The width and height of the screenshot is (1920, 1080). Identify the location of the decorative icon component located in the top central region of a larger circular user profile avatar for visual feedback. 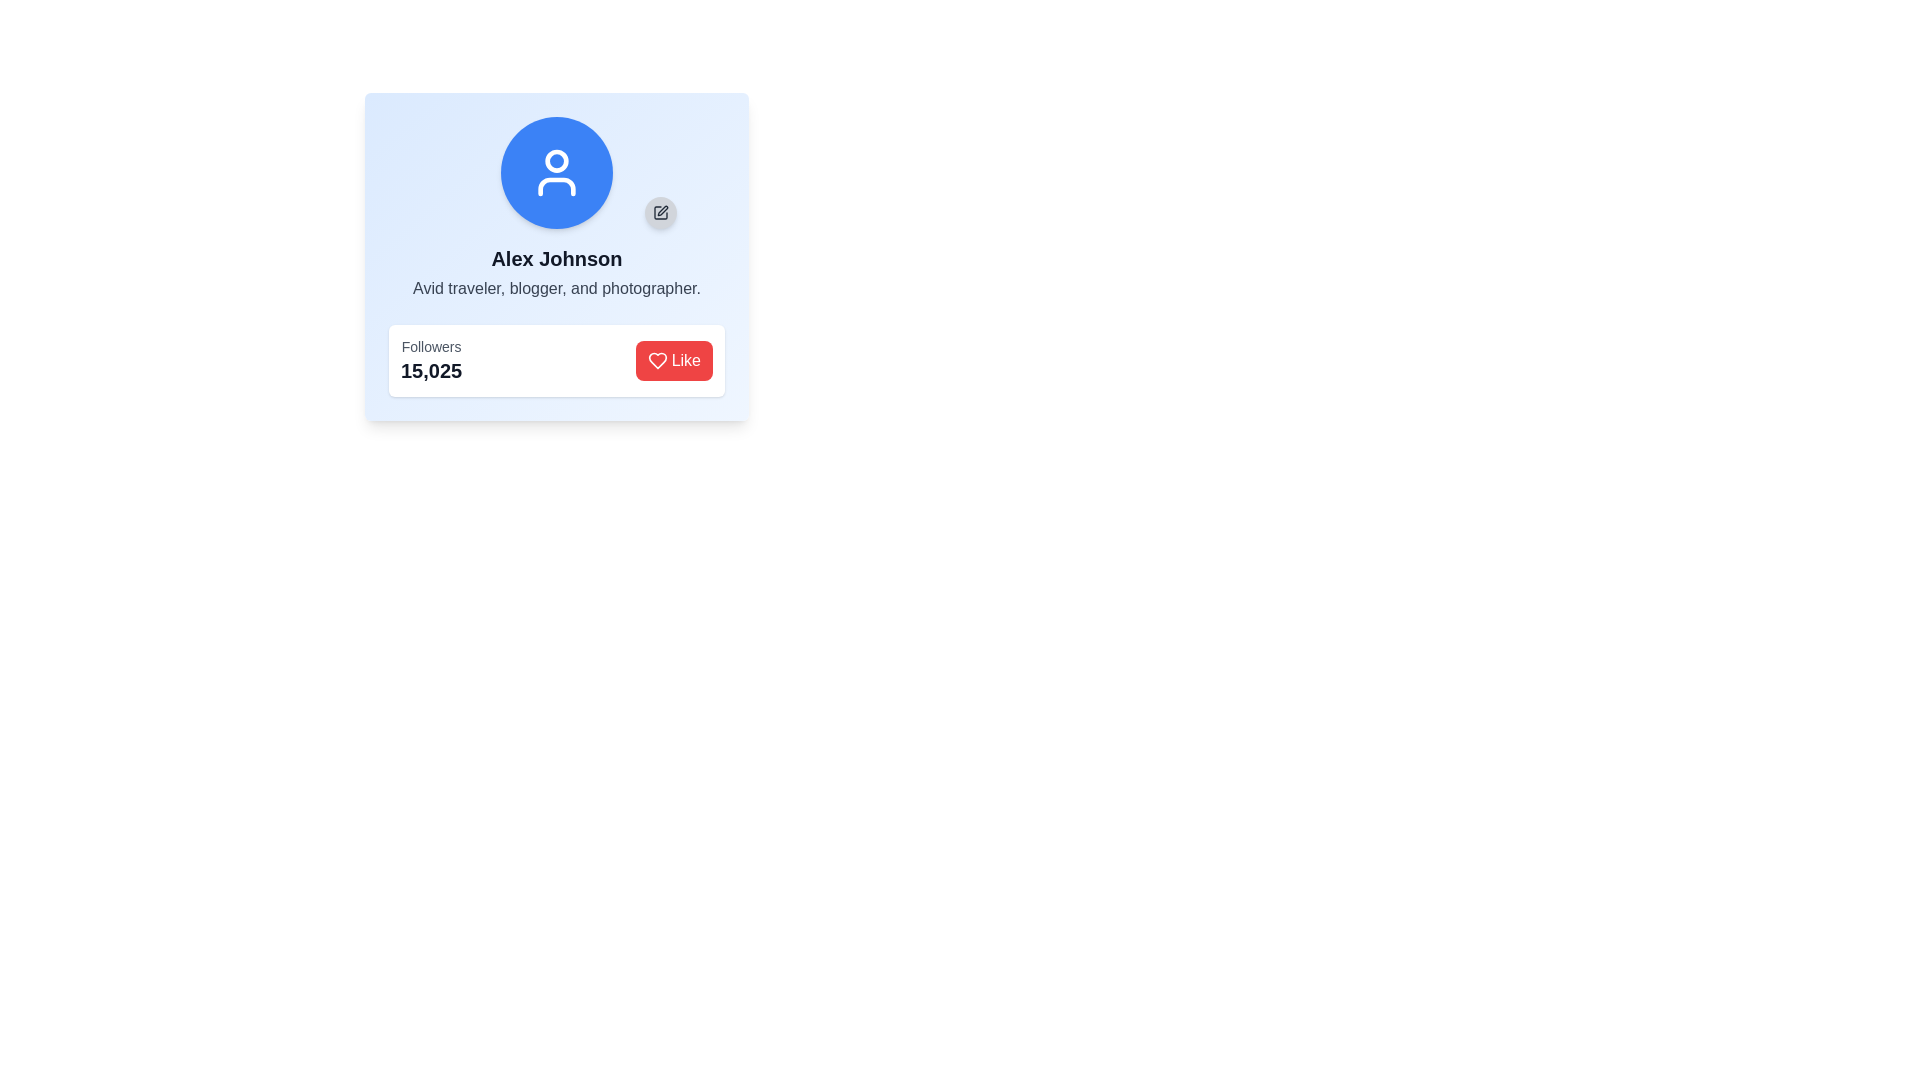
(556, 160).